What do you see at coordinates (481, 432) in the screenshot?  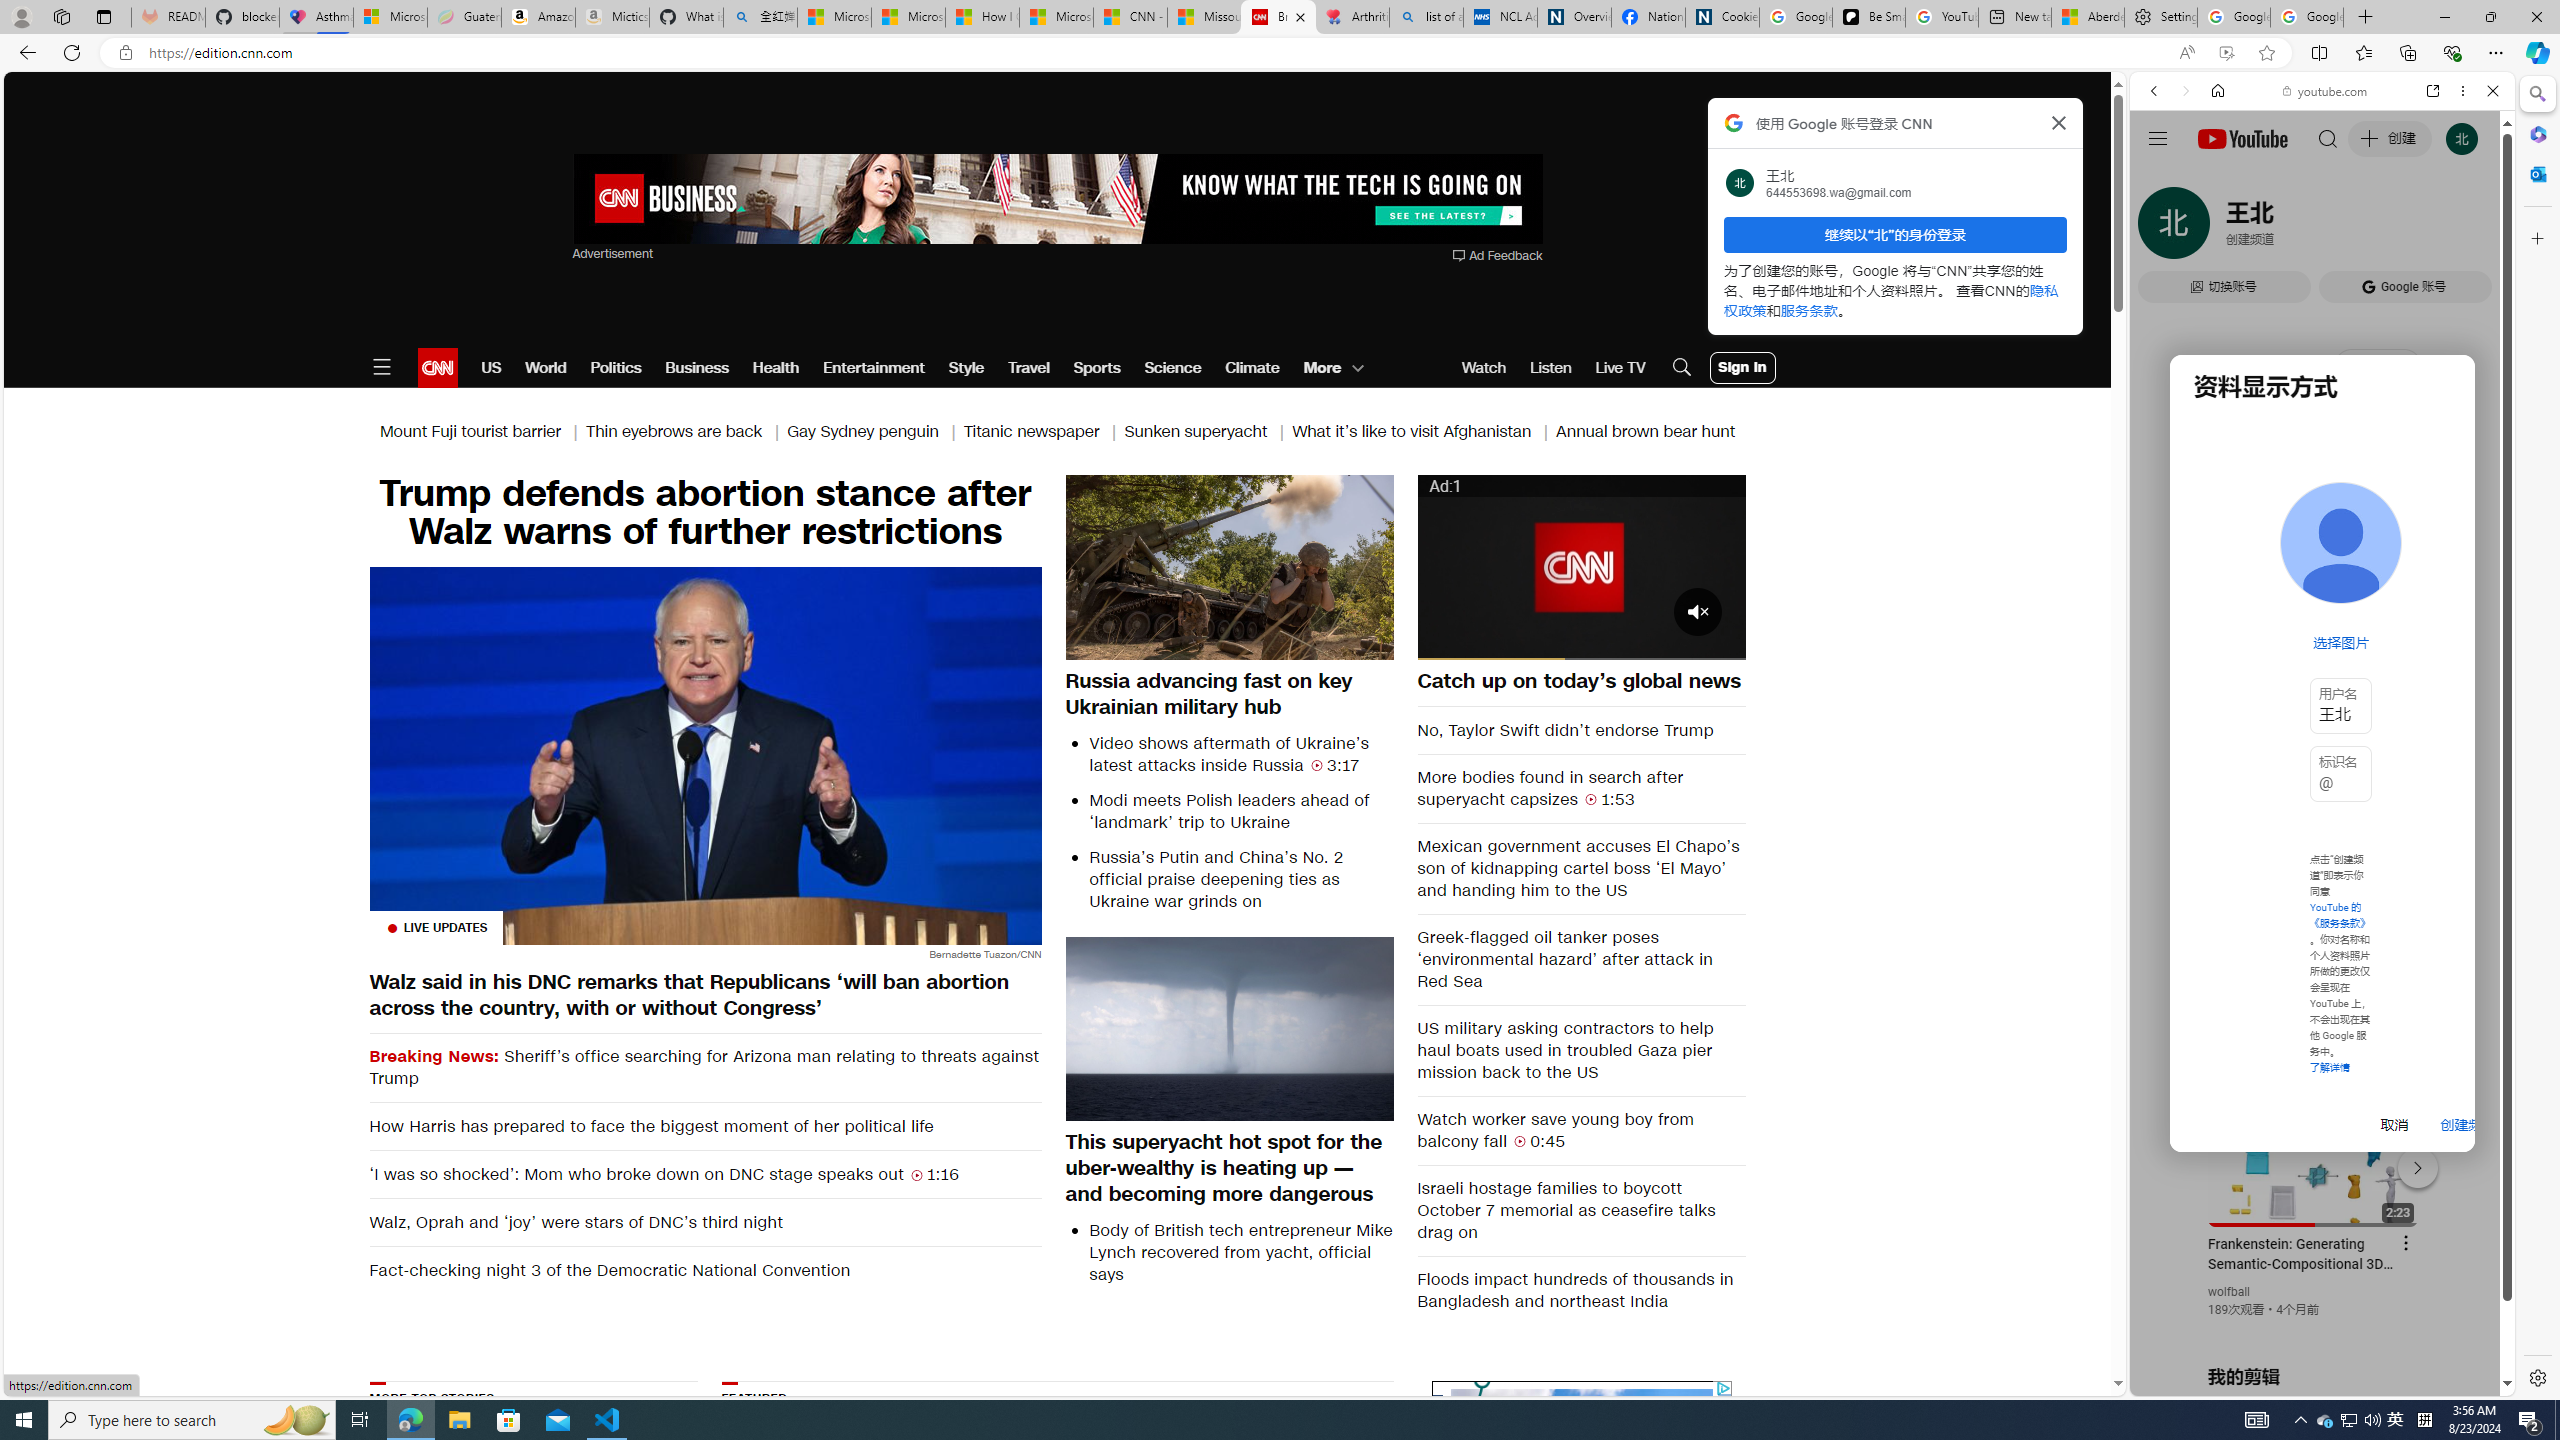 I see `'Mount Fuji tourist barrier |'` at bounding box center [481, 432].